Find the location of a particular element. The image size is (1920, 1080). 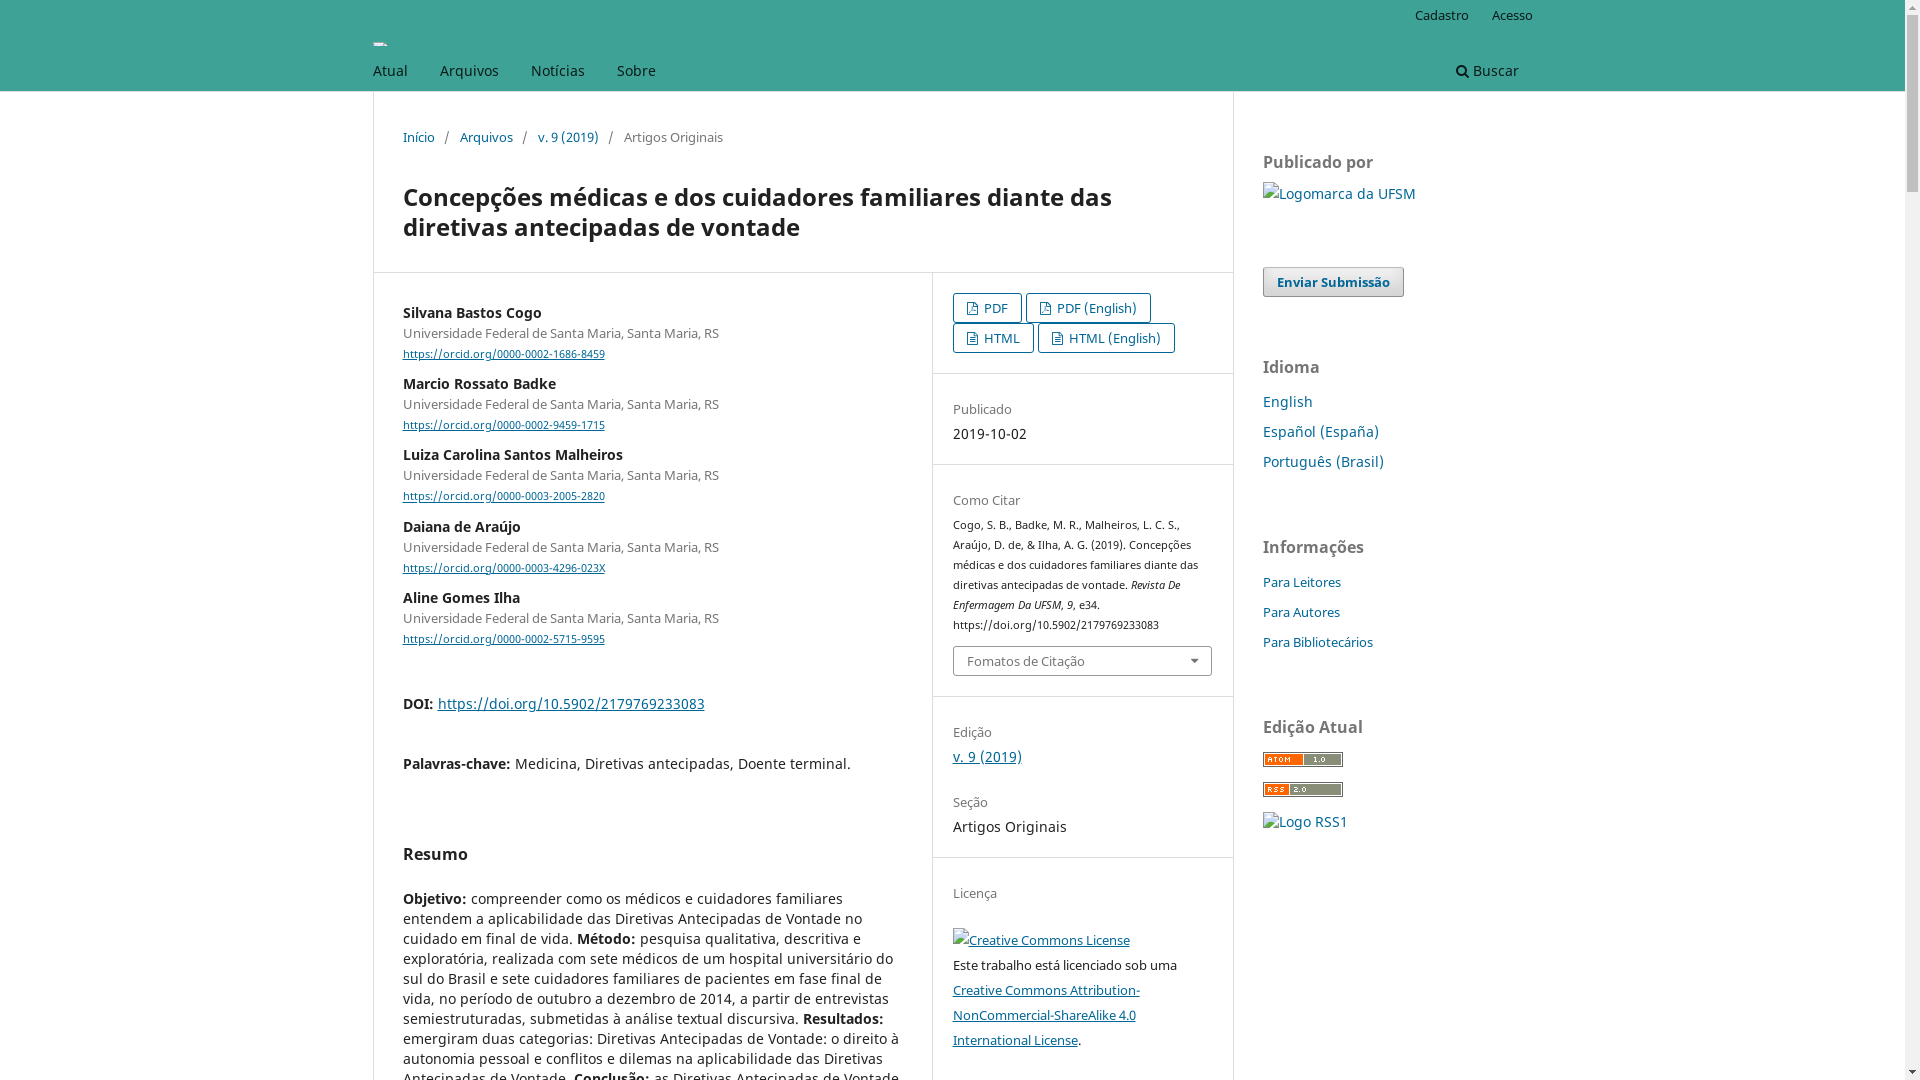

'https://orcid.org/0000-0002-9459-1715' is located at coordinates (503, 423).